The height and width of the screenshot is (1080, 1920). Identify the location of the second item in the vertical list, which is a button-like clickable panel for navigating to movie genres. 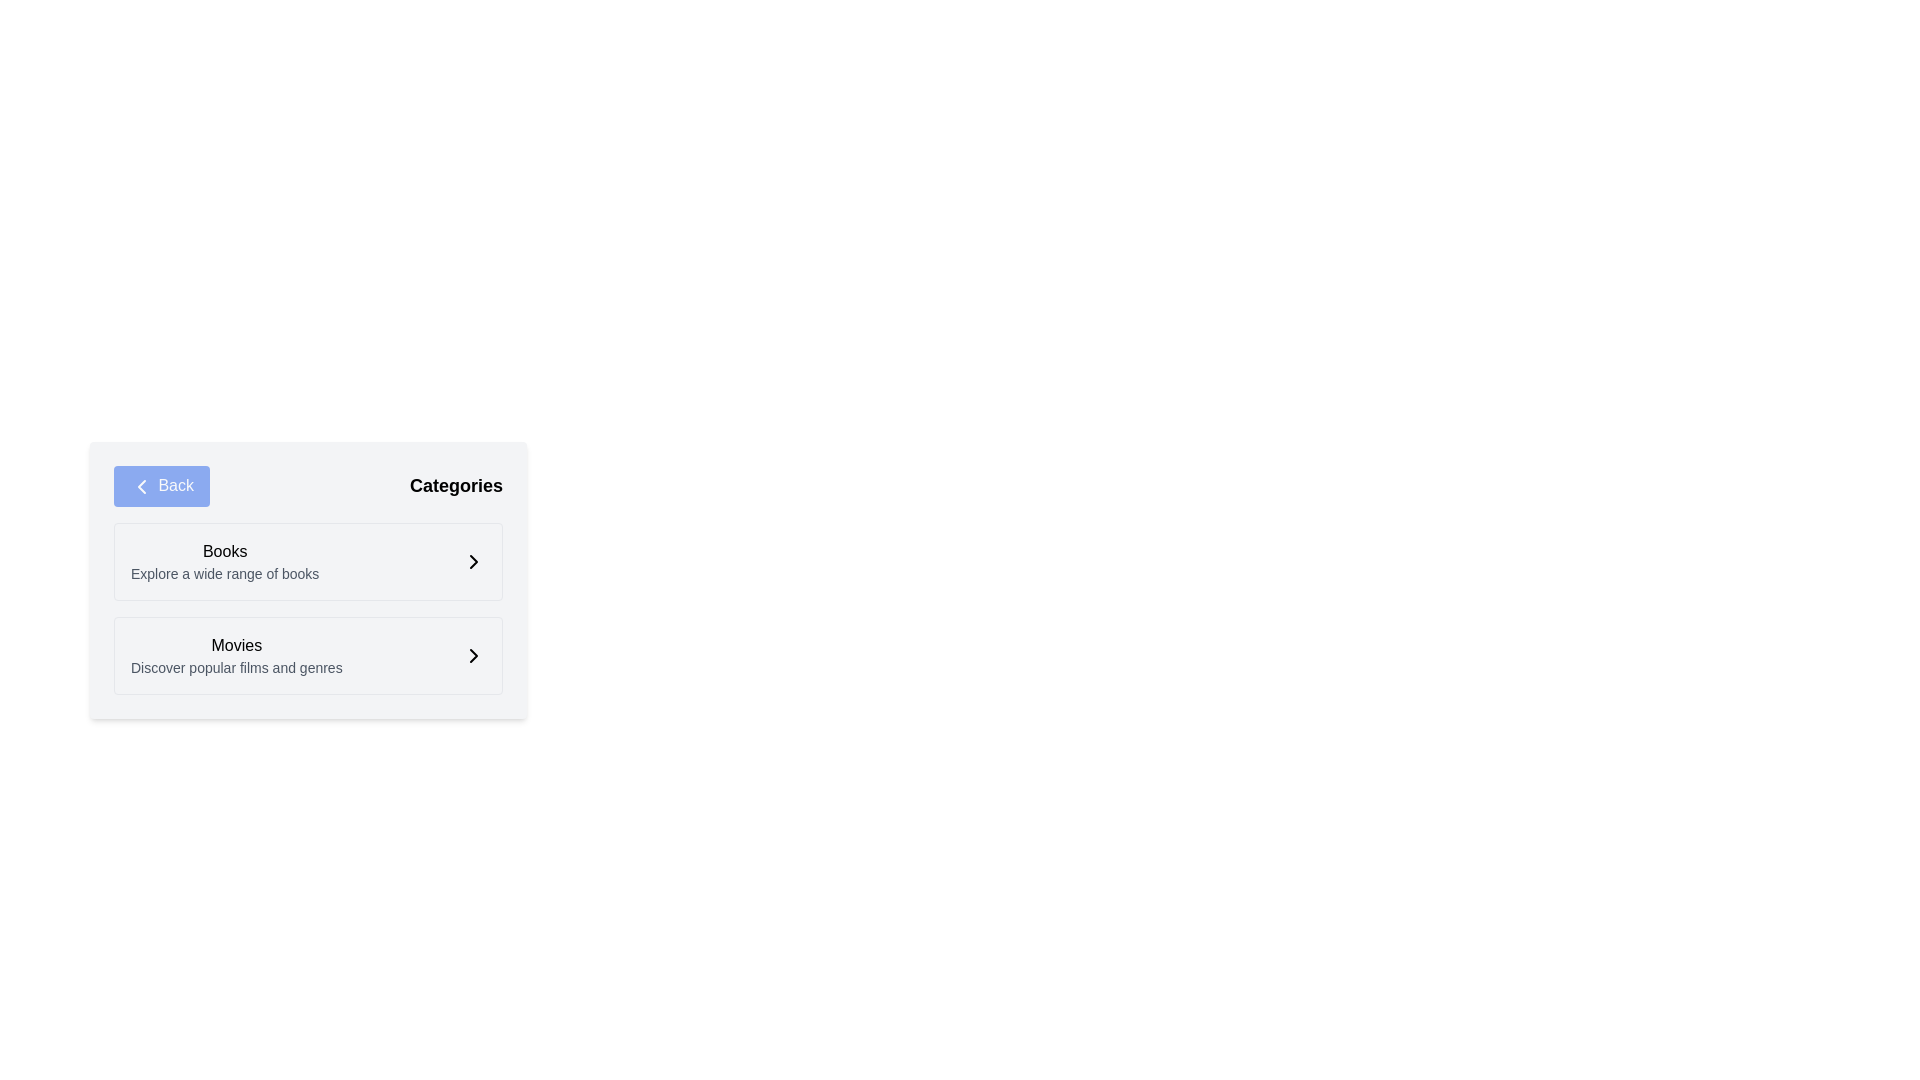
(307, 655).